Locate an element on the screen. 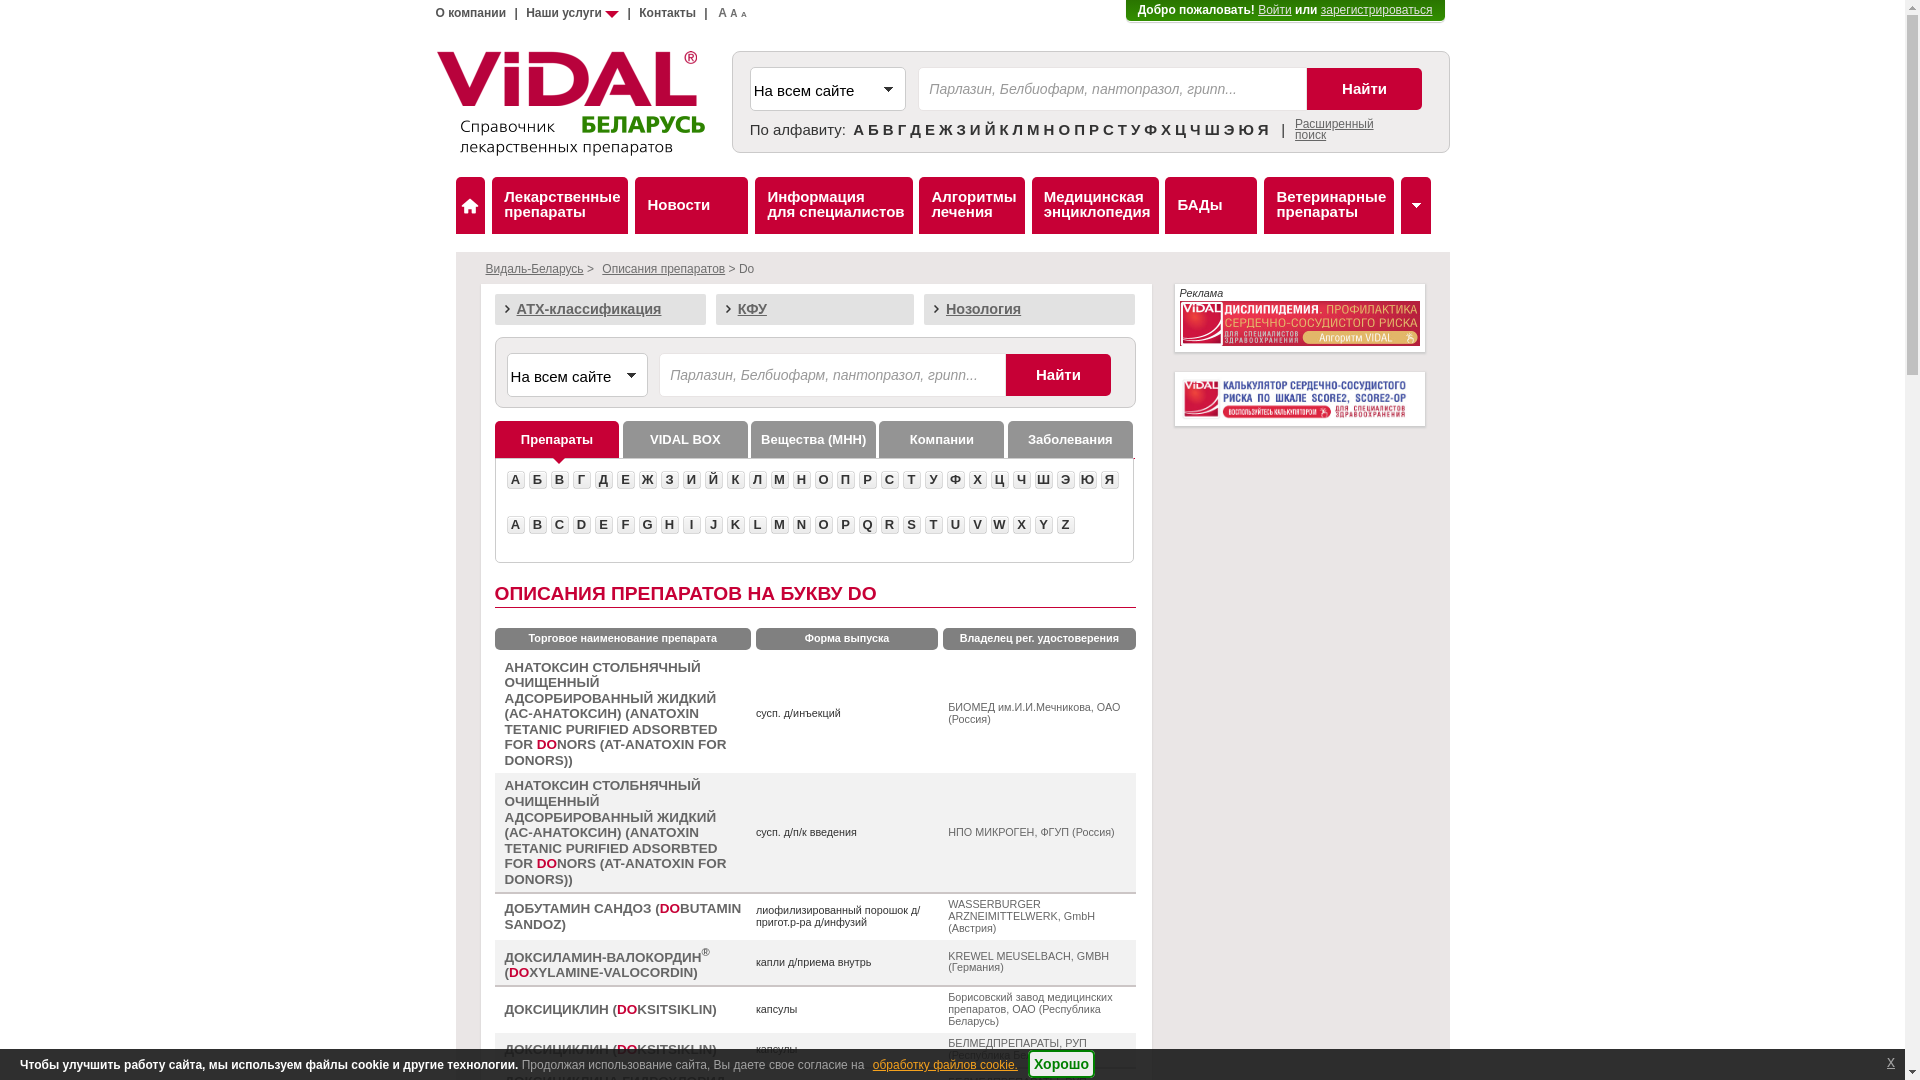  'Y' is located at coordinates (1041, 523).